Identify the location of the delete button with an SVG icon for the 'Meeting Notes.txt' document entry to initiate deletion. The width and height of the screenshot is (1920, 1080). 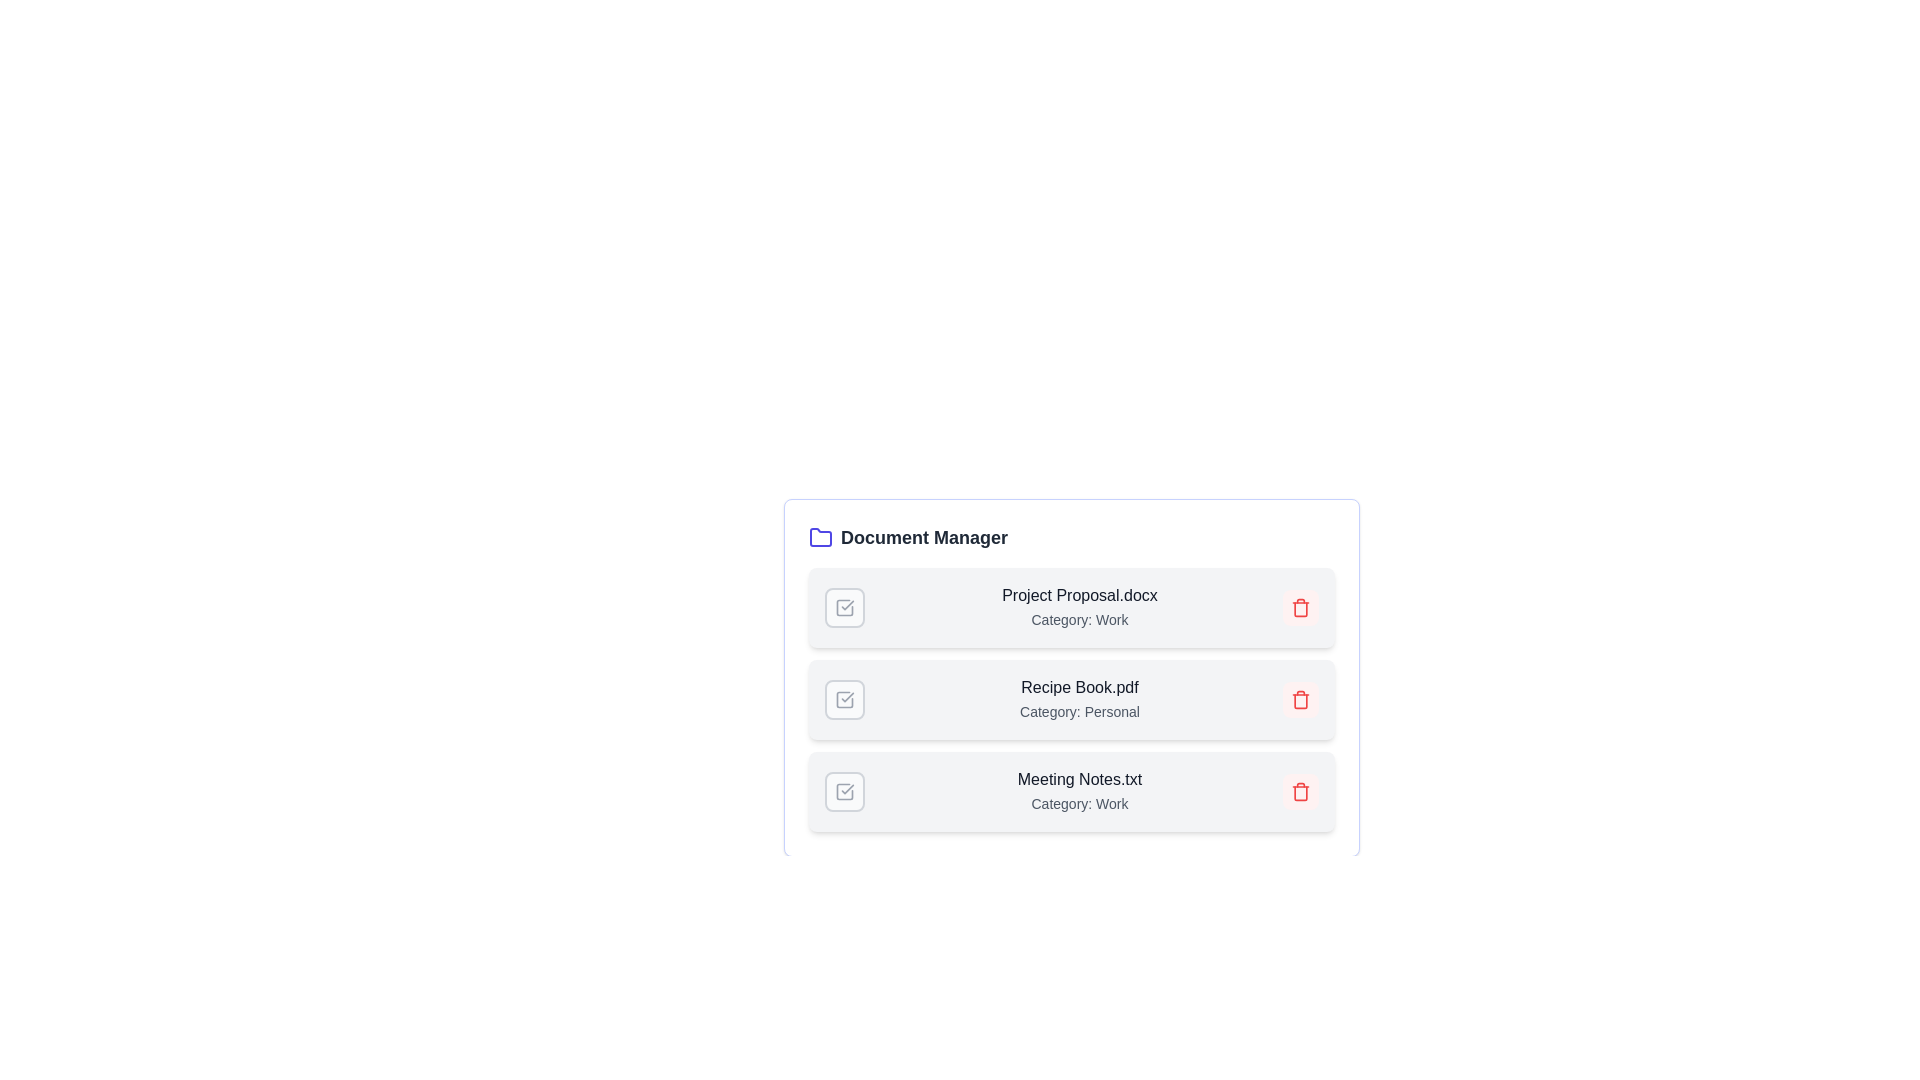
(1300, 790).